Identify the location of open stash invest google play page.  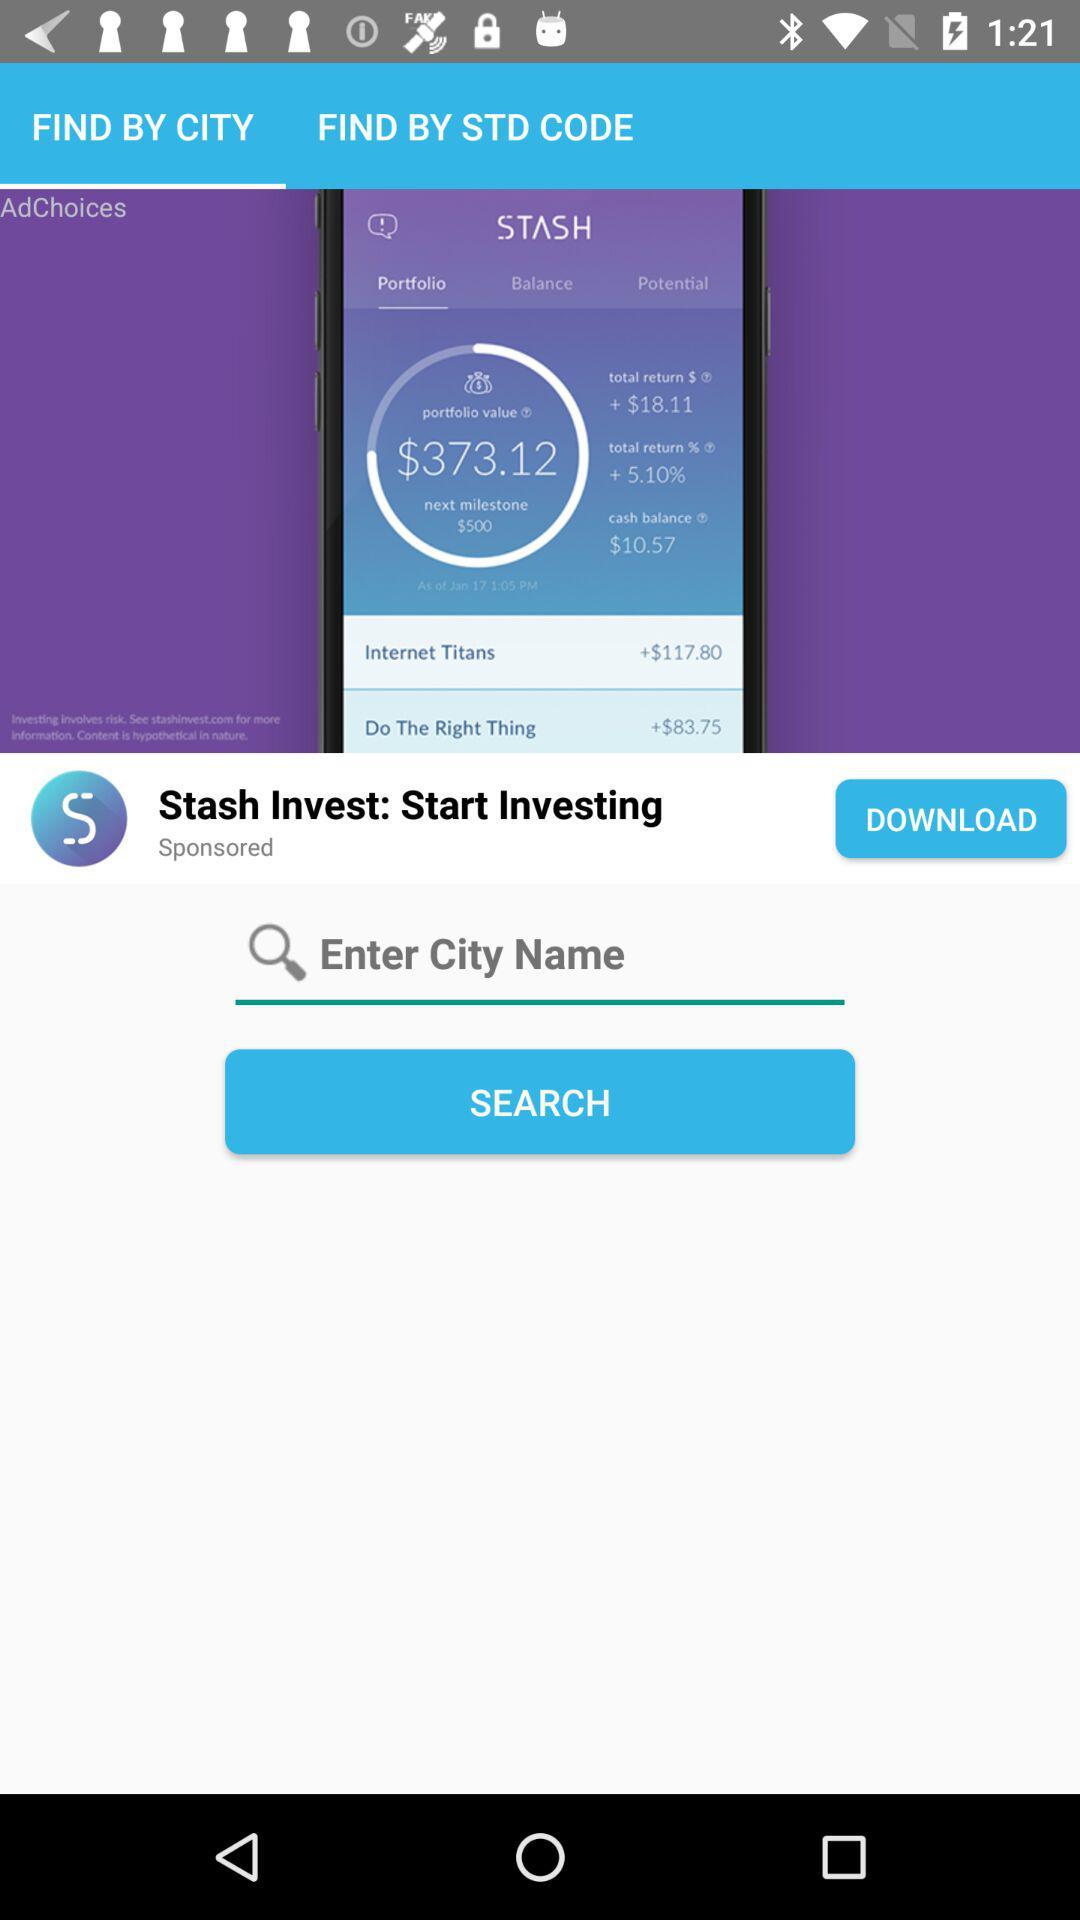
(78, 818).